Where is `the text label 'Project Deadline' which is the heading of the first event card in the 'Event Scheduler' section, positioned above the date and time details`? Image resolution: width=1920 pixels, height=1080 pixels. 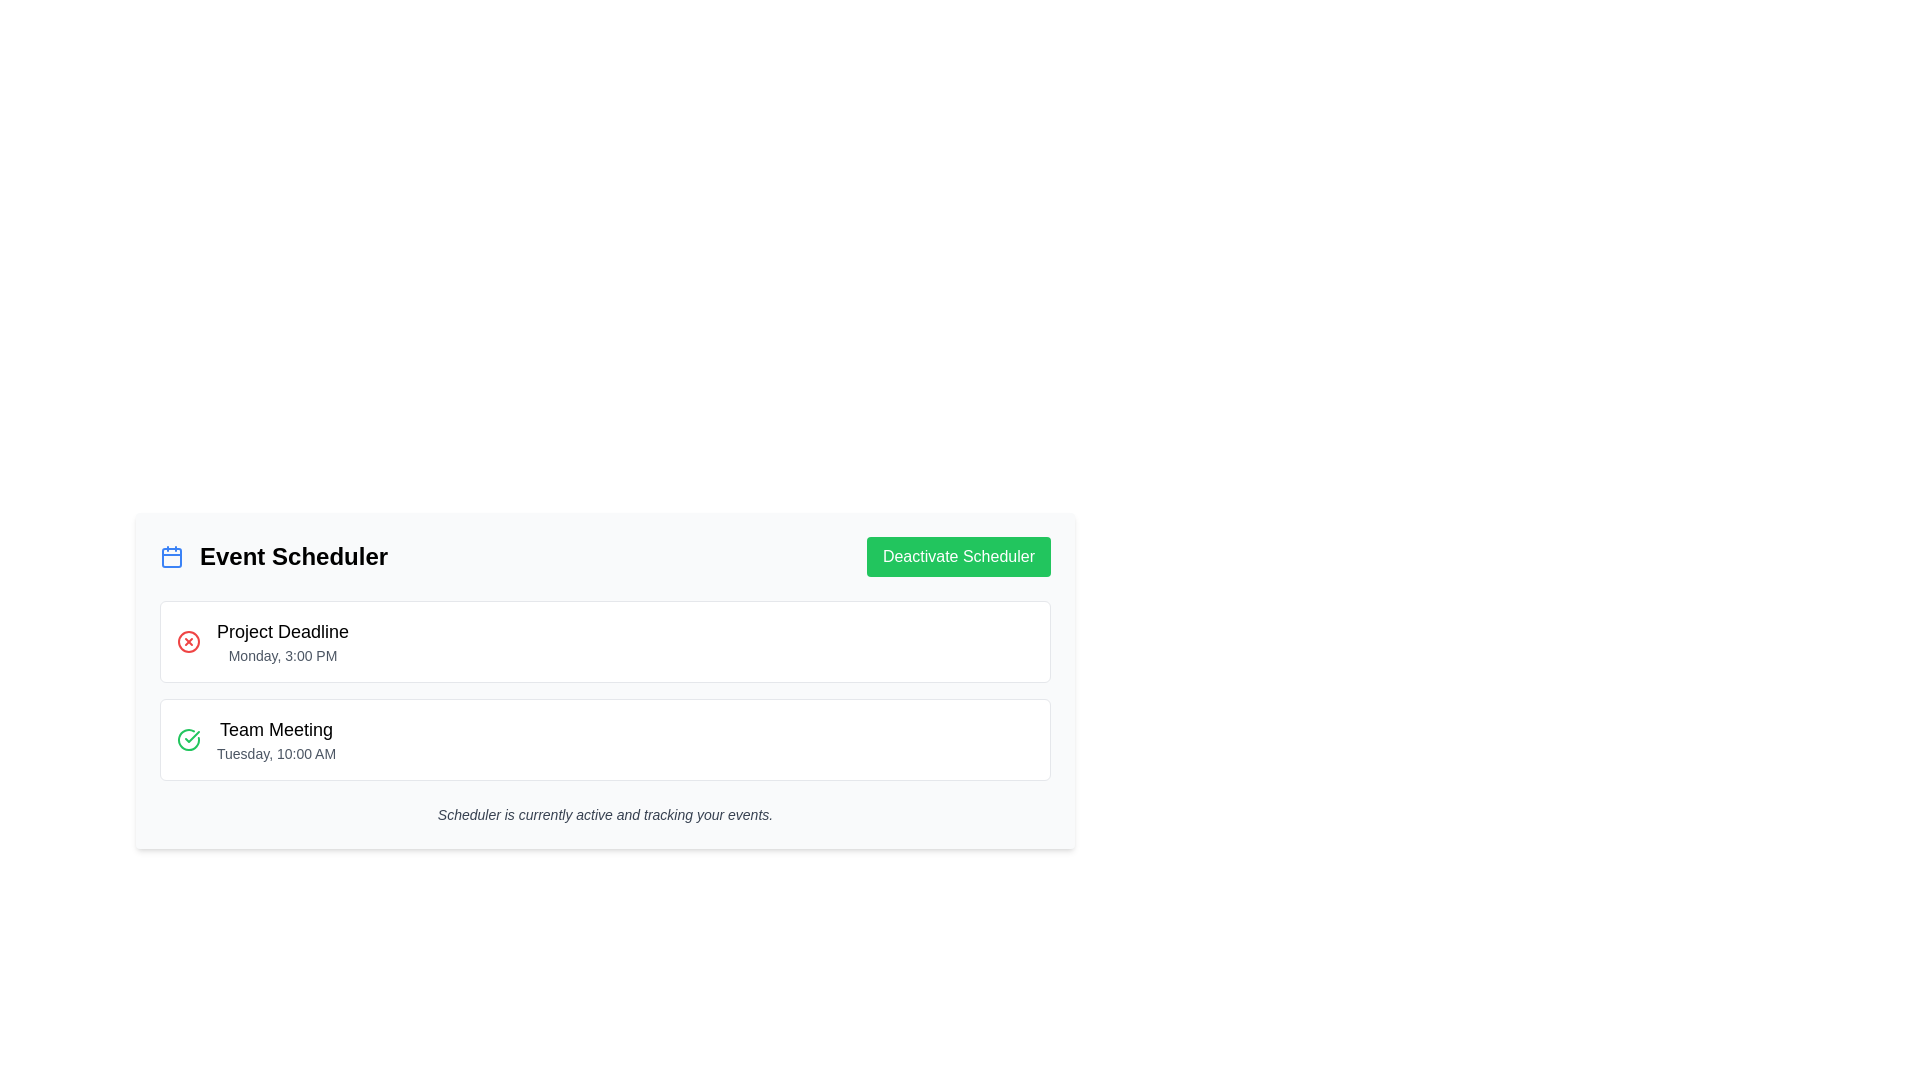
the text label 'Project Deadline' which is the heading of the first event card in the 'Event Scheduler' section, positioned above the date and time details is located at coordinates (282, 632).